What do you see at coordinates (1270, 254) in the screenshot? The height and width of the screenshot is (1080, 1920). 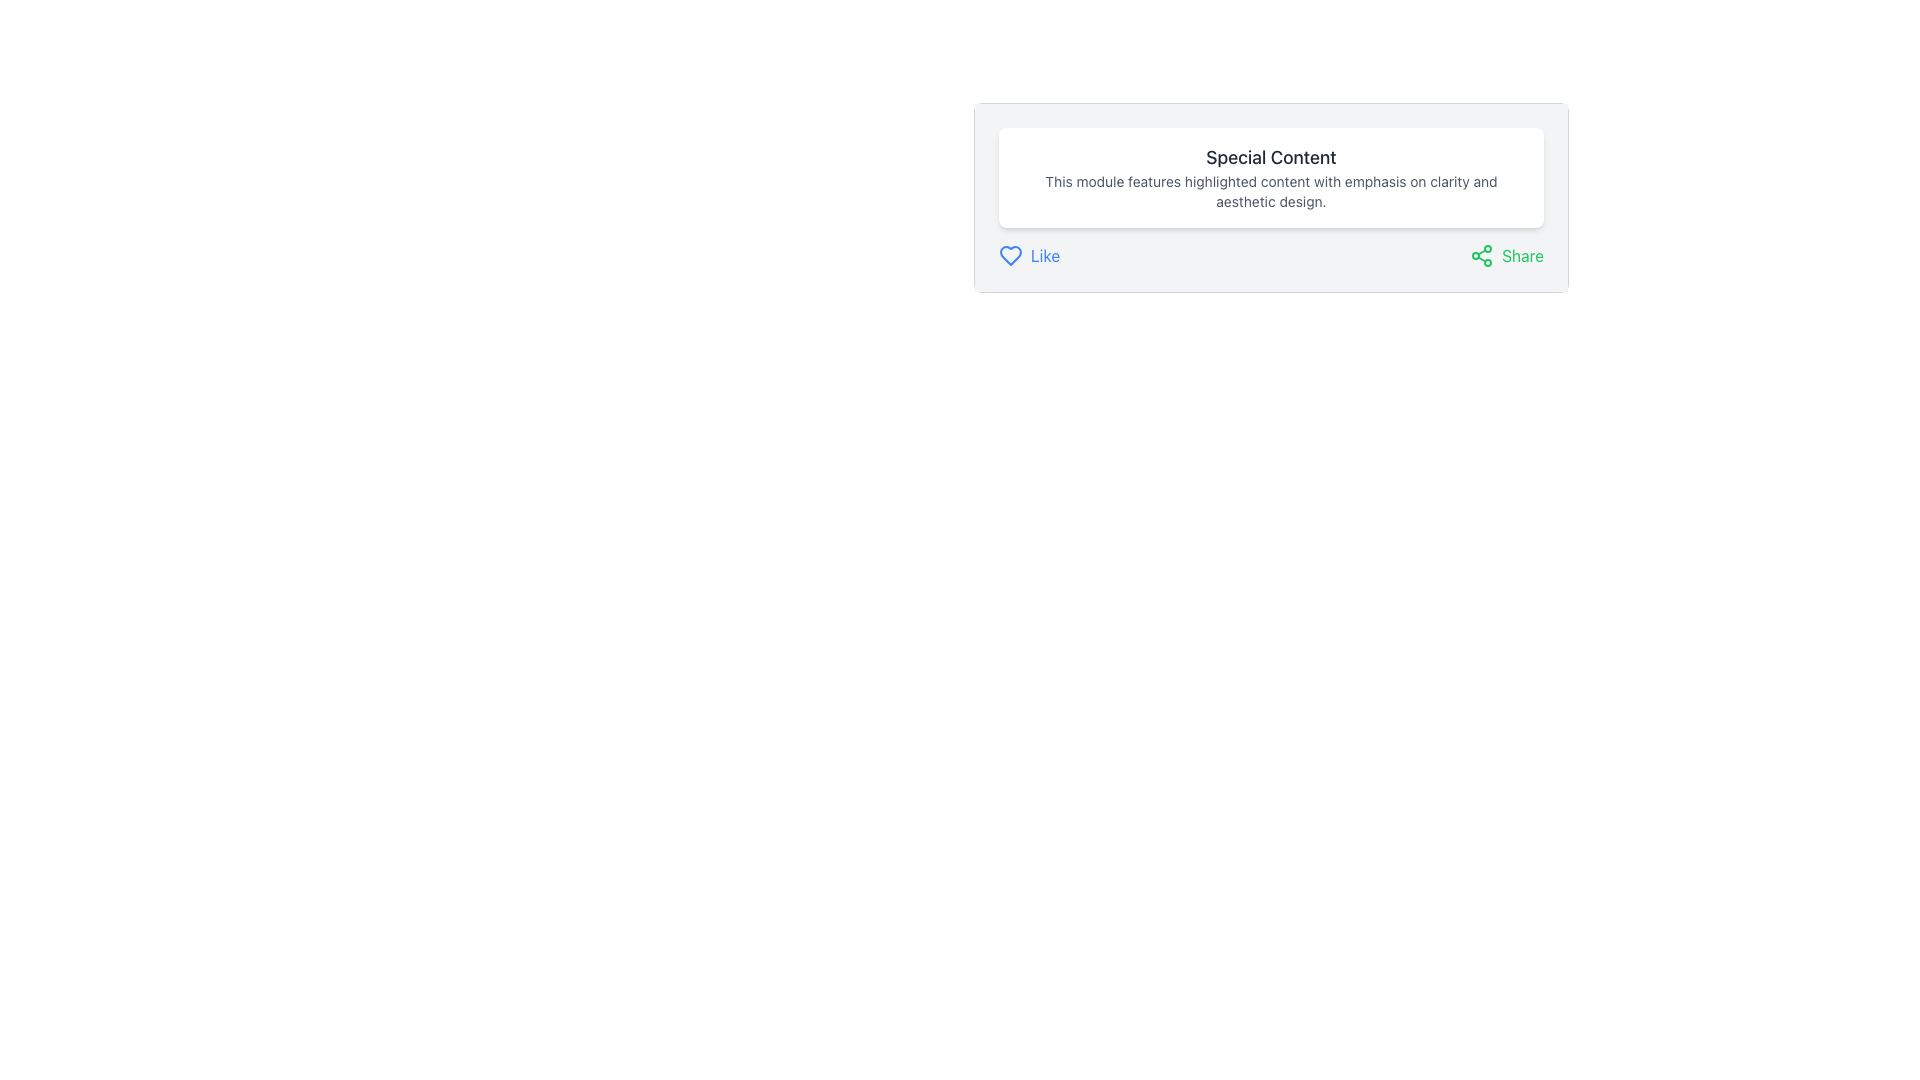 I see `the 'Like' or 'Share' button in the Interactive bar located below the 'Special Content' section` at bounding box center [1270, 254].